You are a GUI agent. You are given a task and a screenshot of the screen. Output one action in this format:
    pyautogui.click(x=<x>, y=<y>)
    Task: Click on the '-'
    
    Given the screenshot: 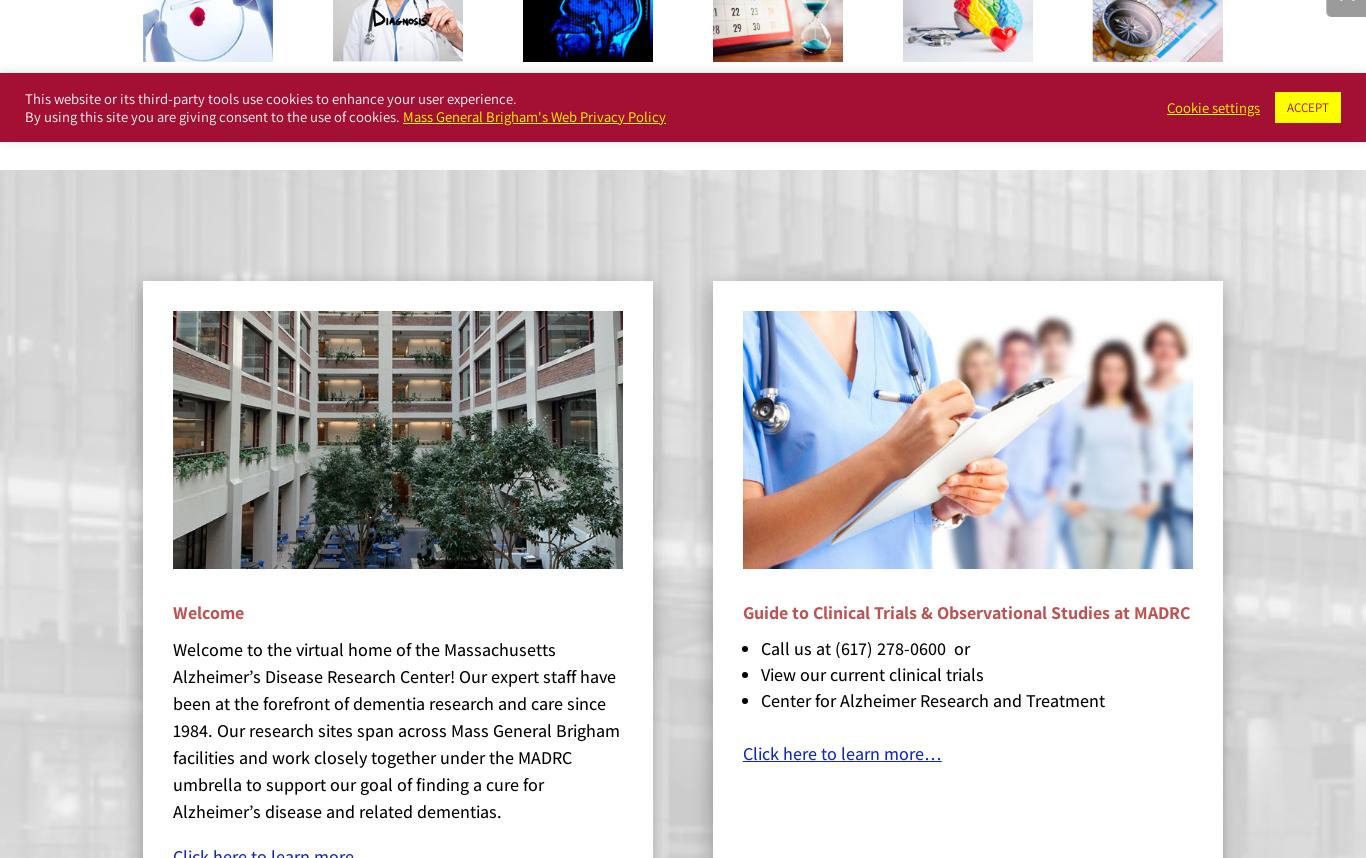 What is the action you would take?
    pyautogui.click(x=133, y=97)
    